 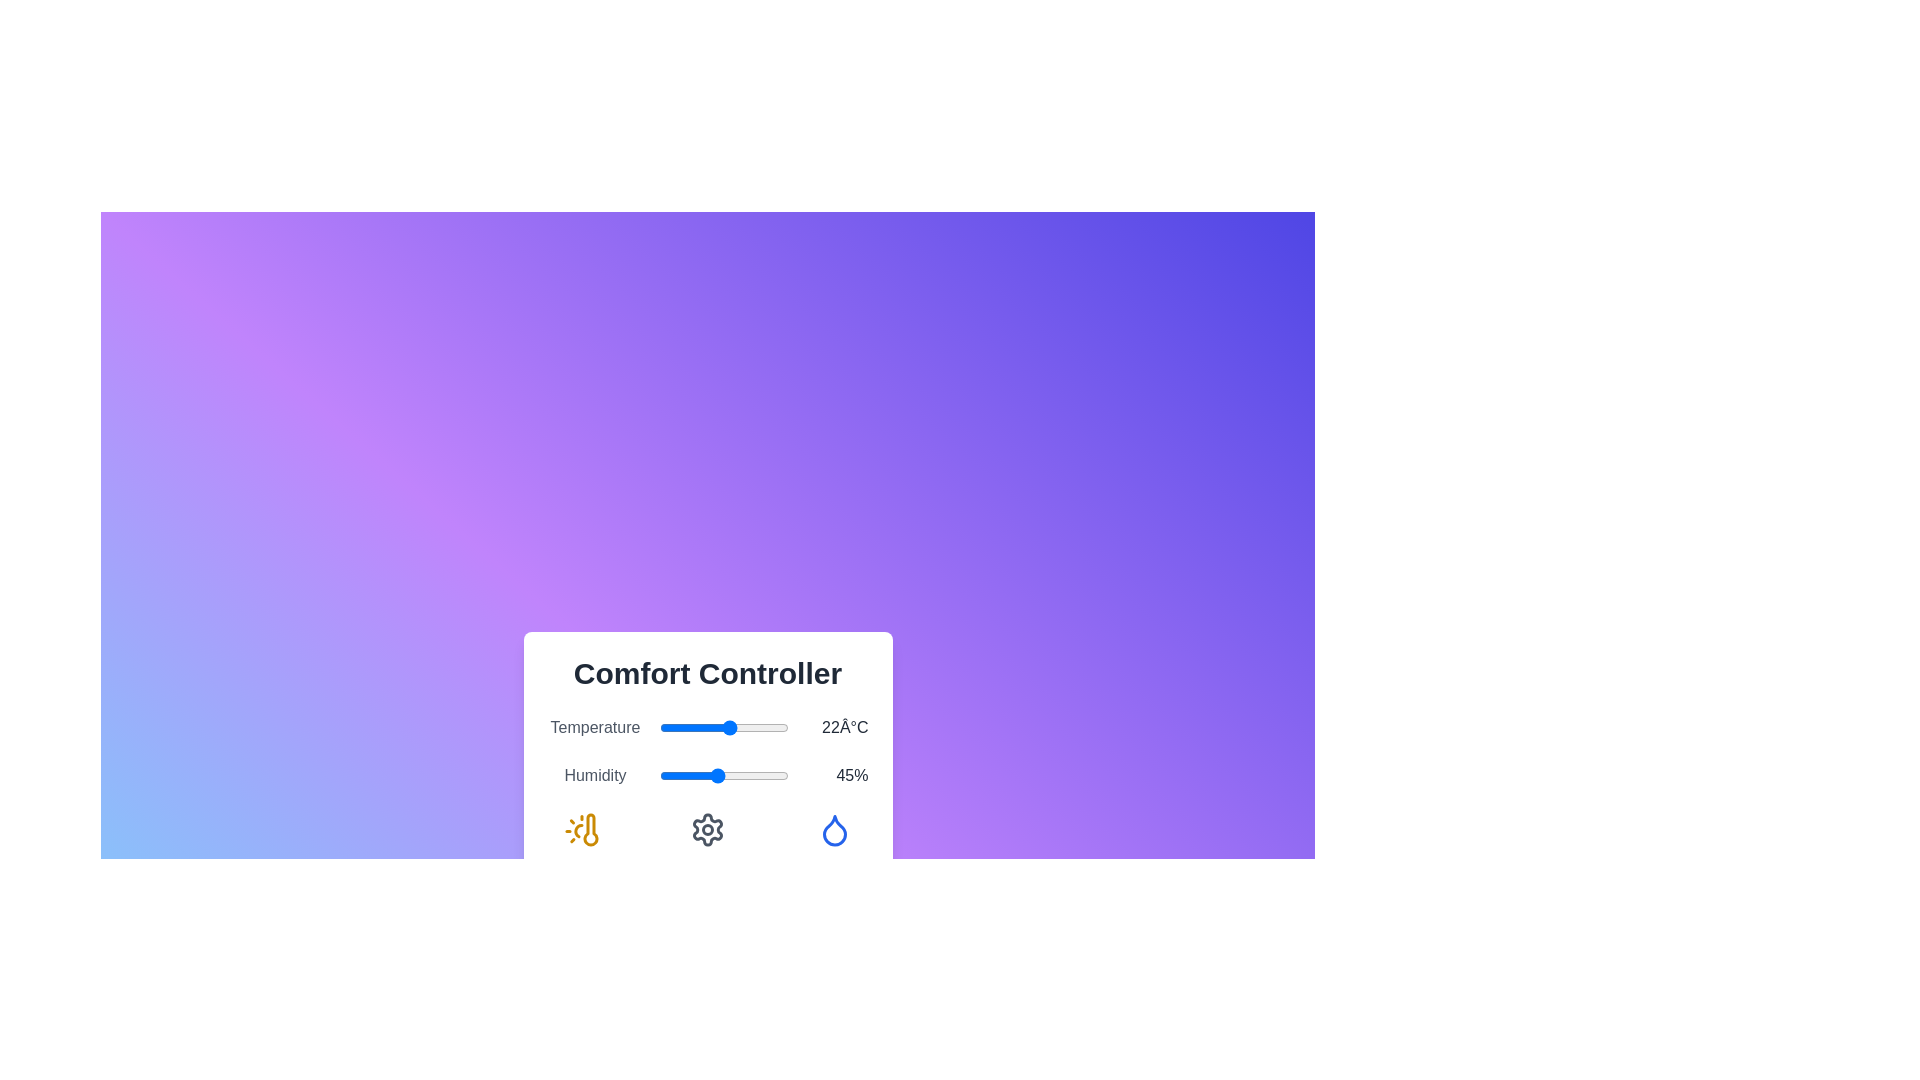 I want to click on the humidity slider to set the value to 13, so click(x=676, y=774).